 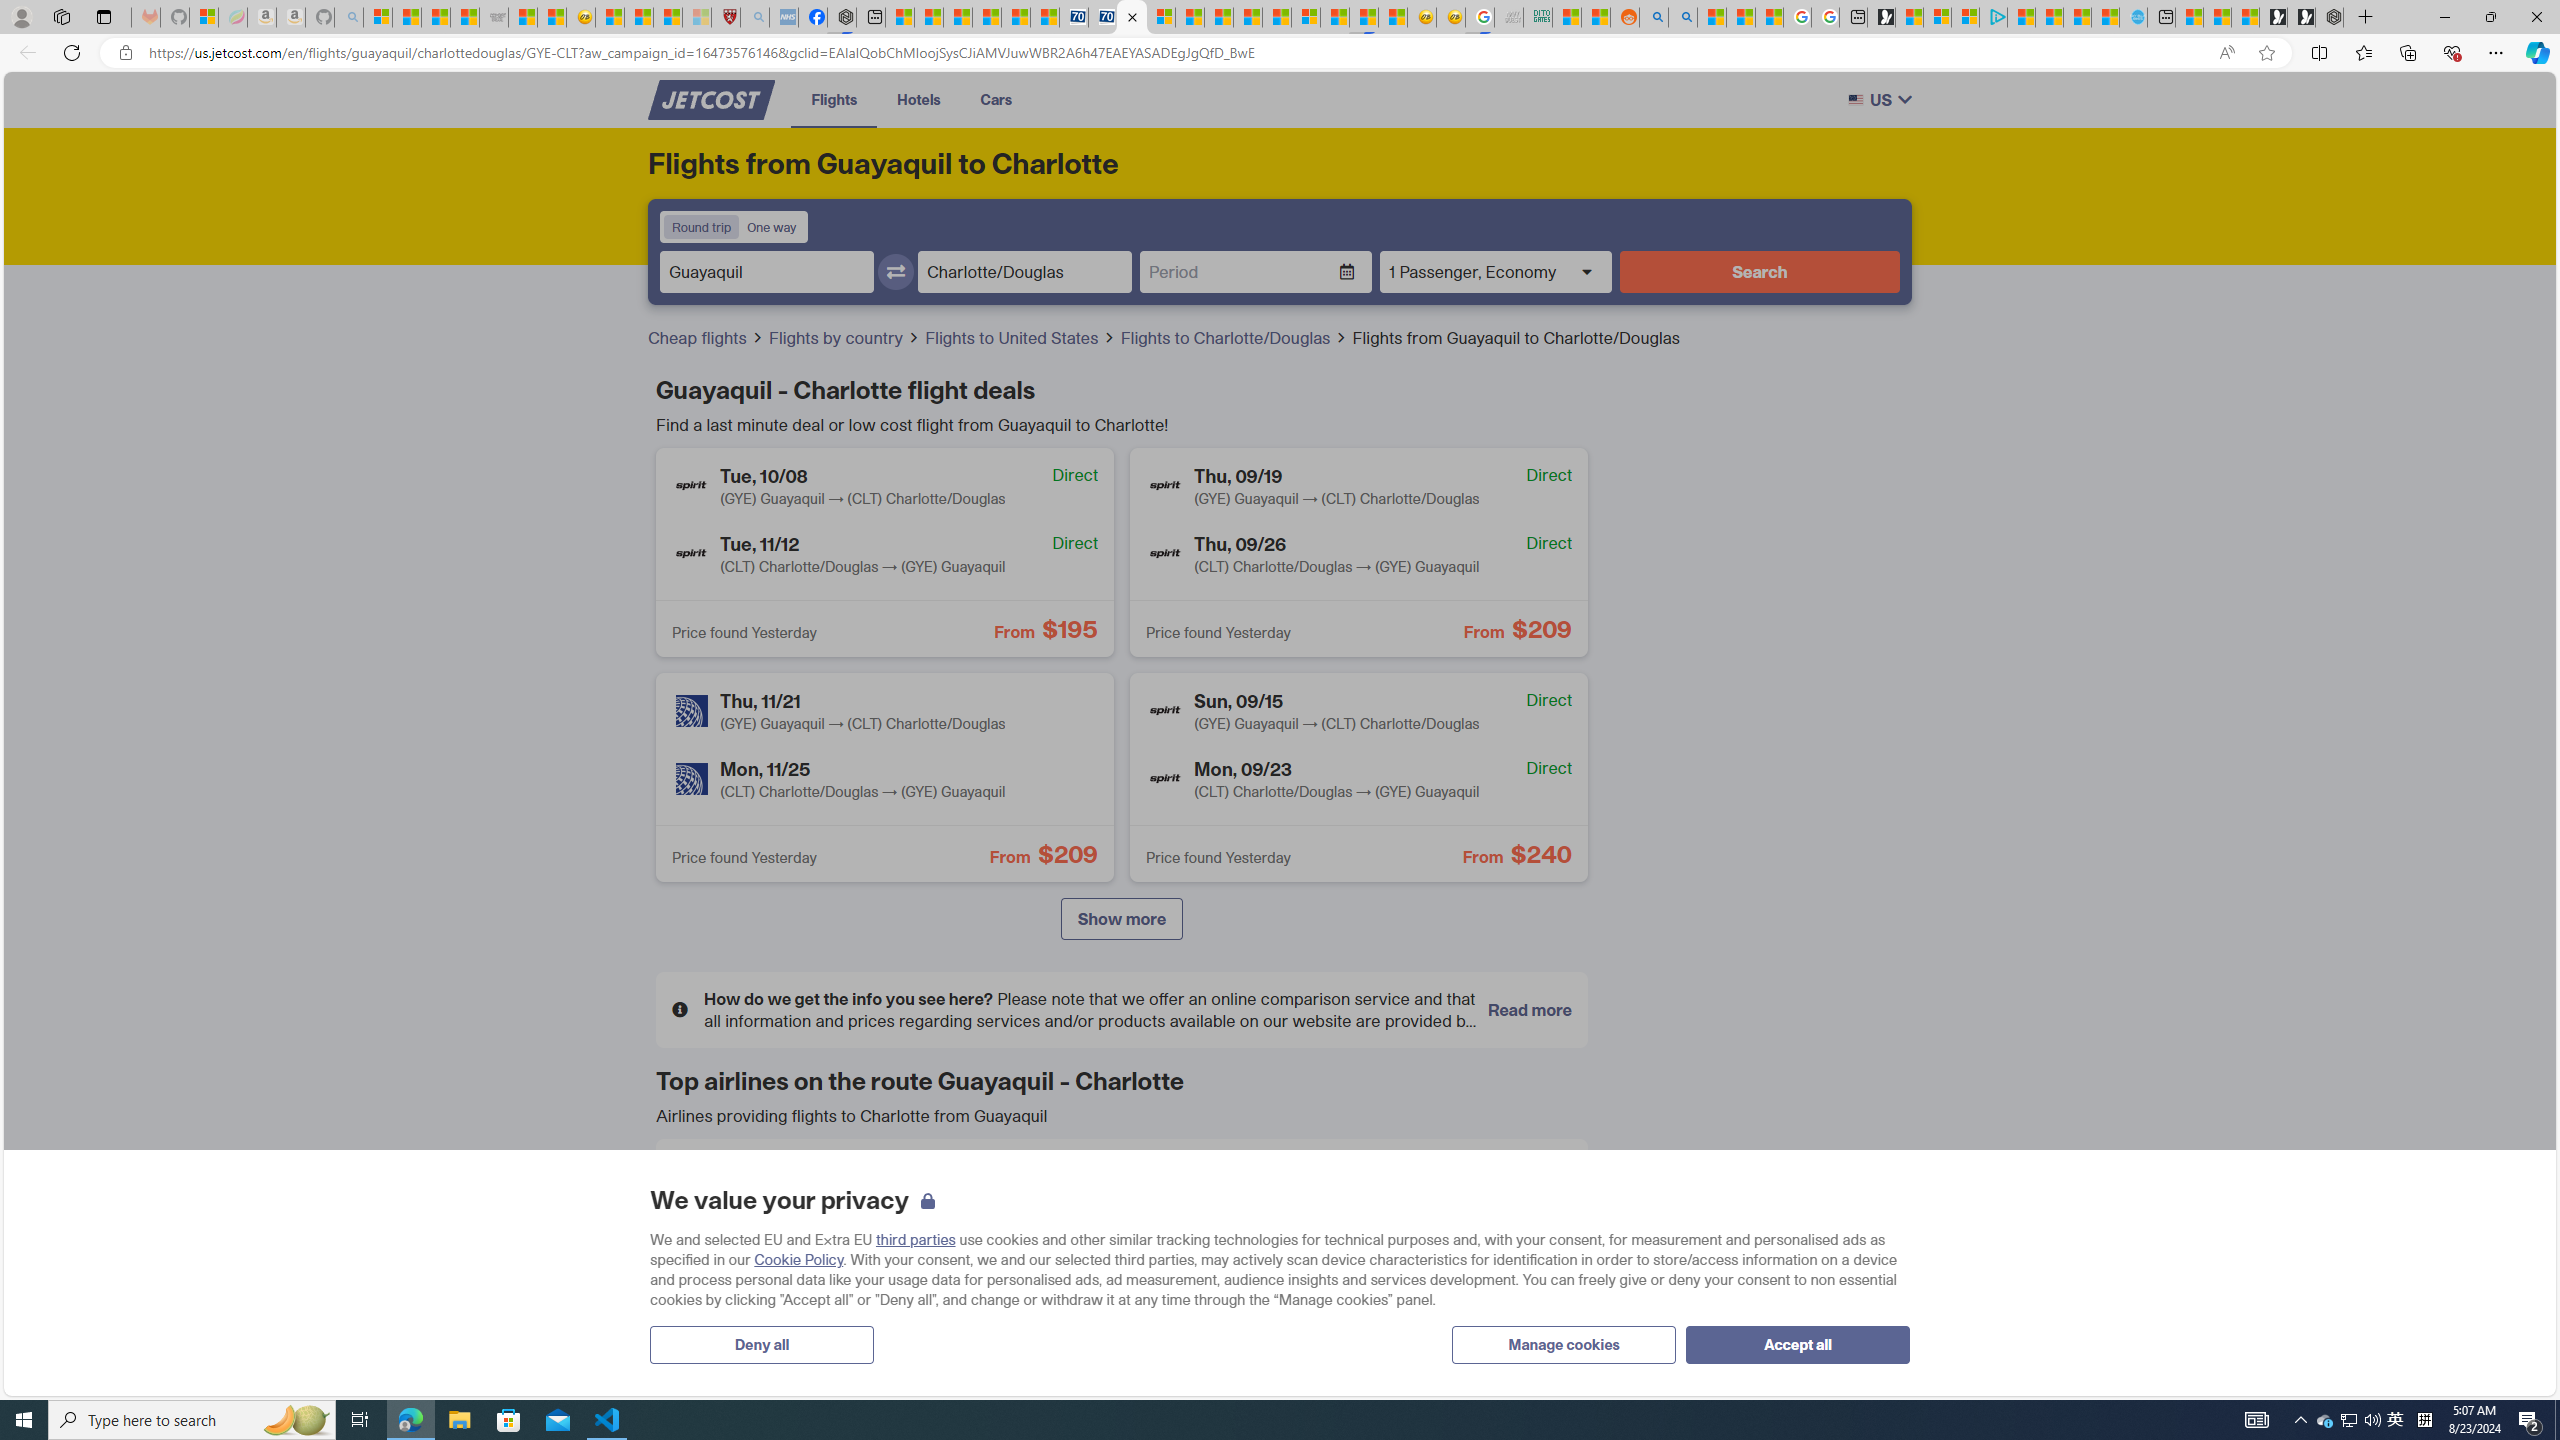 I want to click on 'Class: w-full h-auto rounded-sm border border-gray-200', so click(x=1854, y=99).